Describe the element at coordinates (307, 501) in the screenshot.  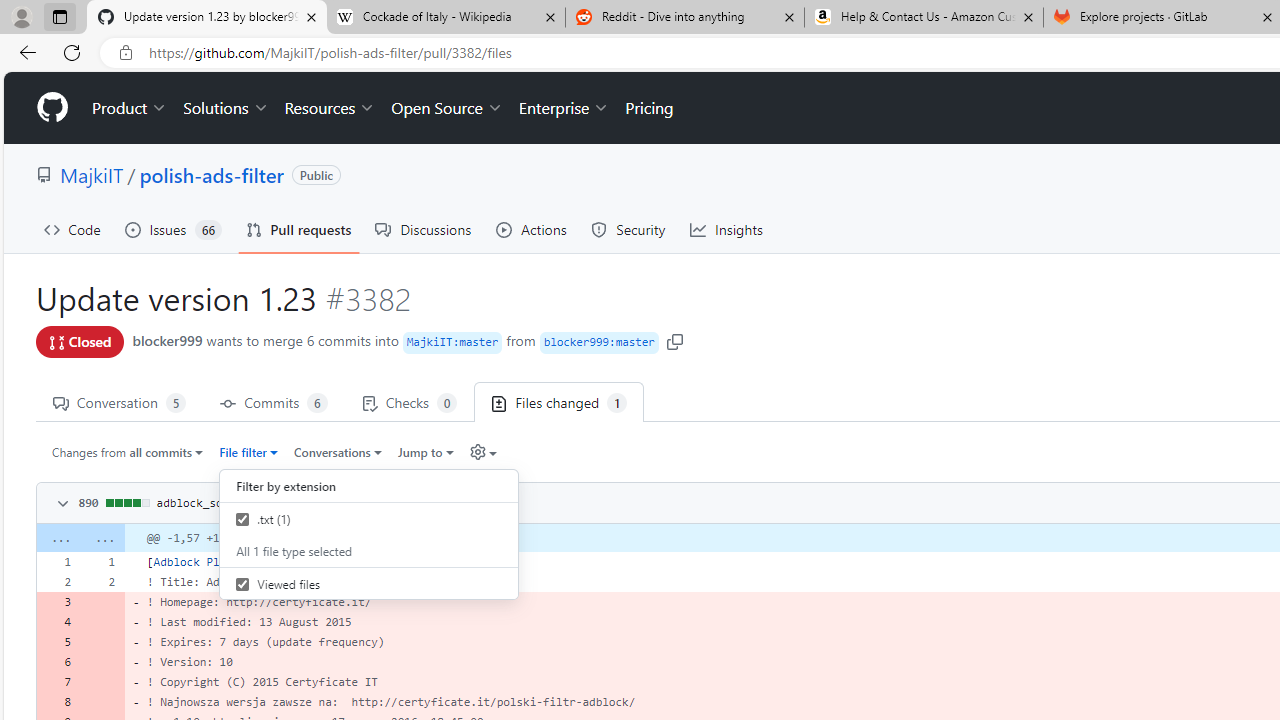
I see `'adblock_social_filters/adblock_social_list.txt'` at that location.